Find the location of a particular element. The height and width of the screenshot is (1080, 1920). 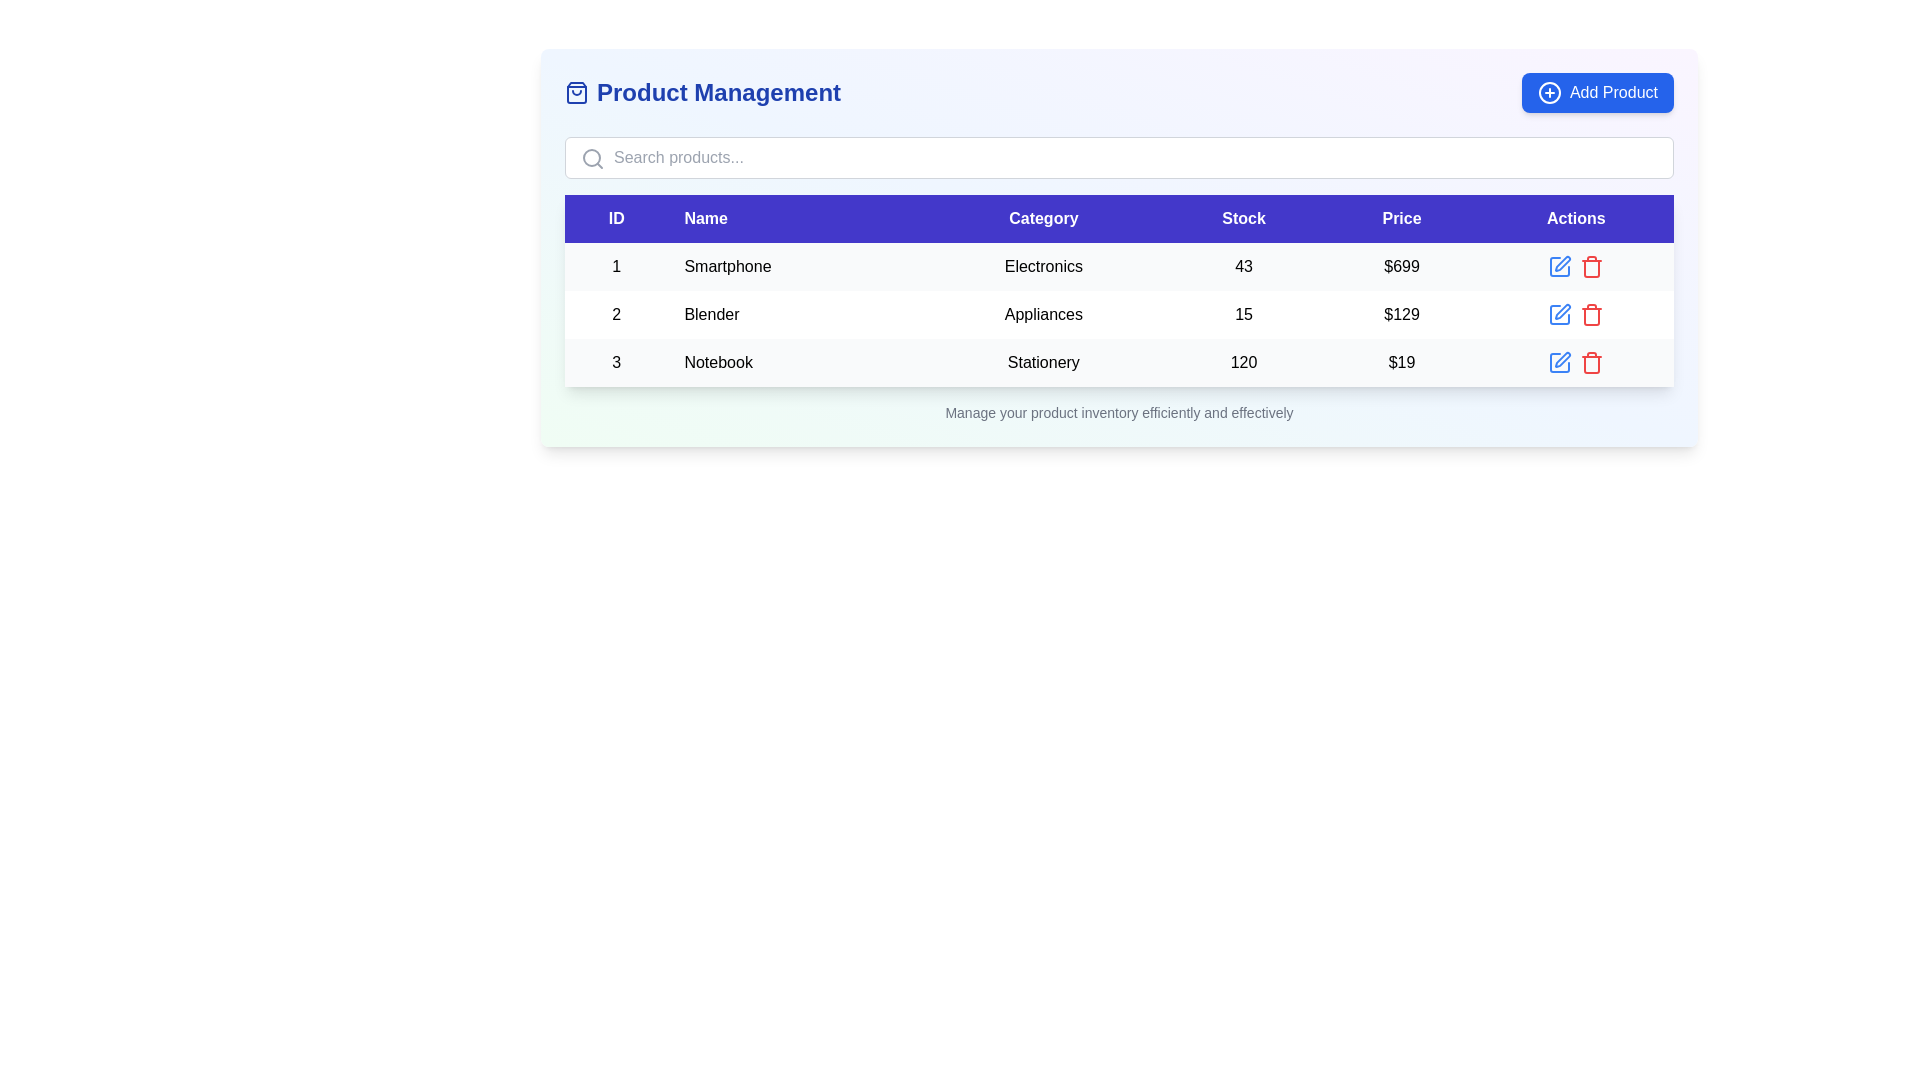

the delete button represented by the red trash bin icon in the Actions column for the second row (item 'Blender') of the table is located at coordinates (1591, 315).